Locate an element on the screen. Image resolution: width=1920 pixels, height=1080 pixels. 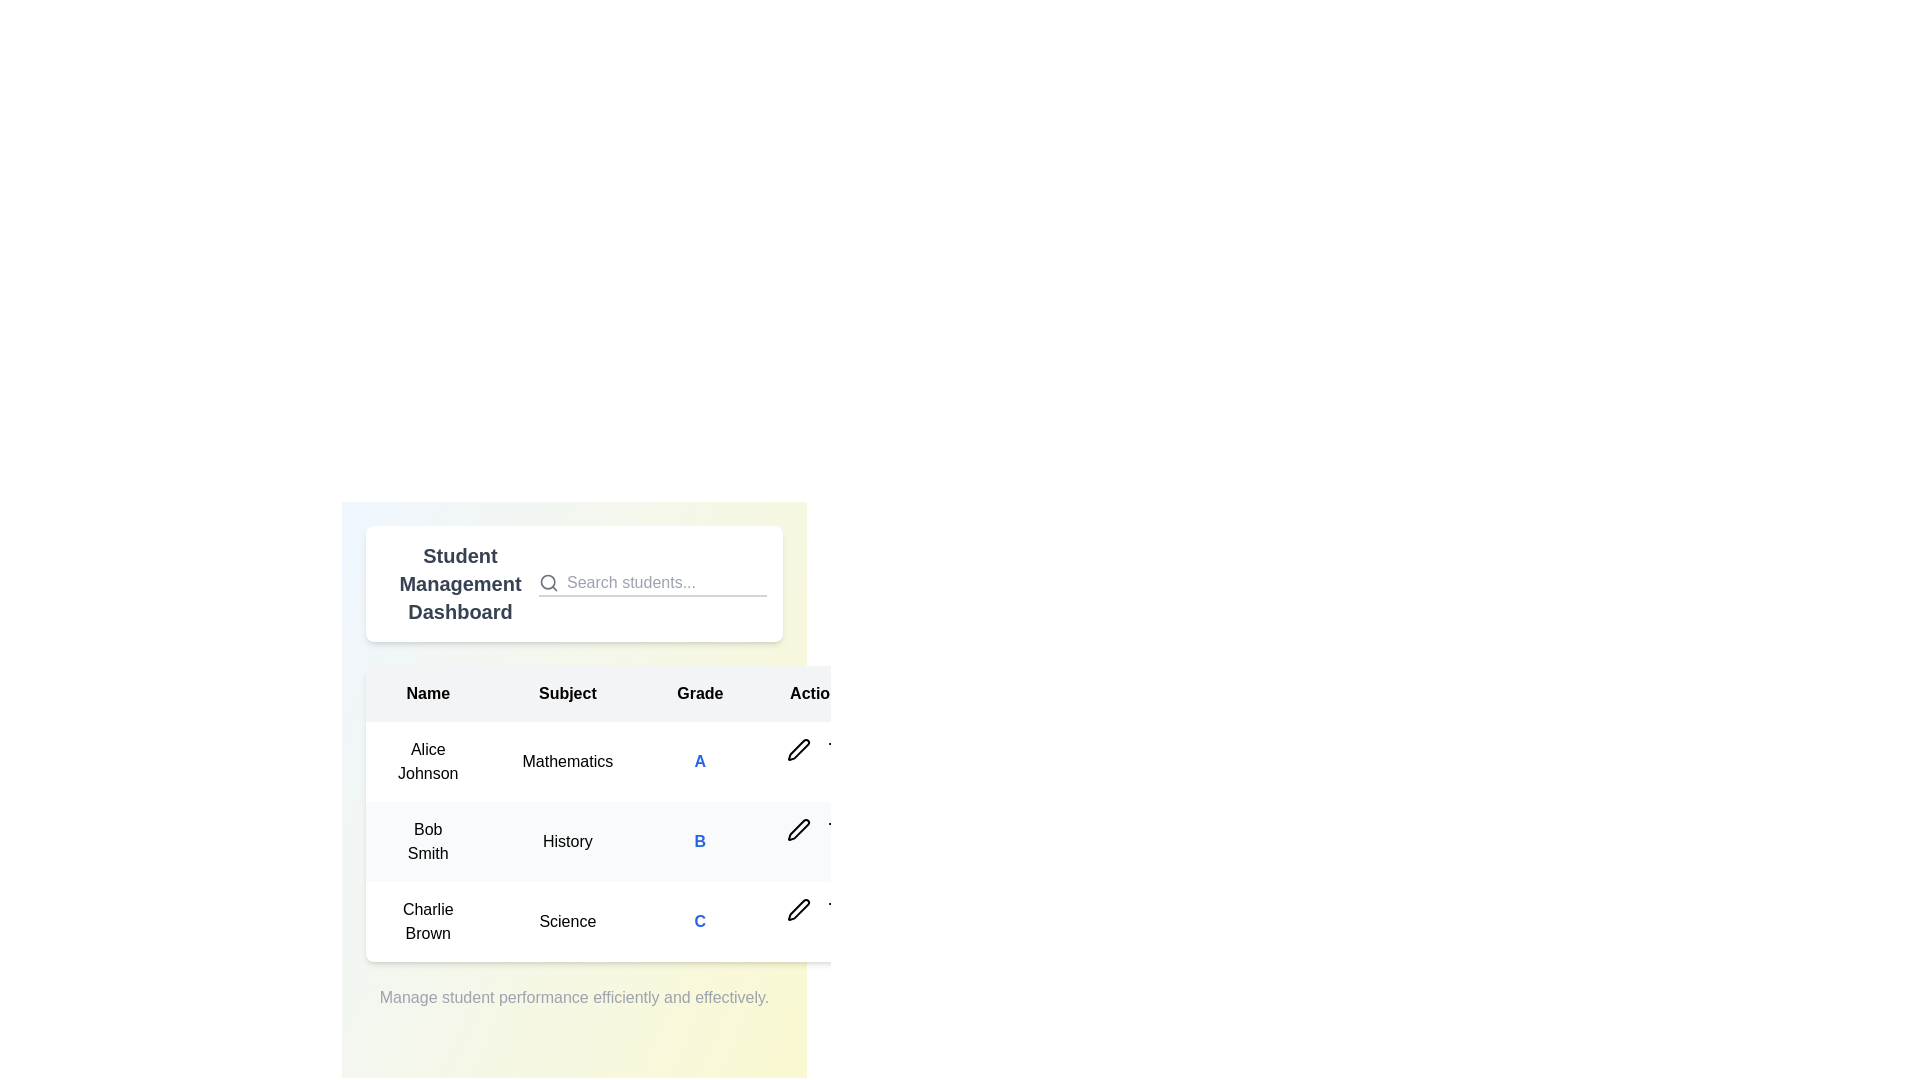
the text label displaying 'Bob Smith' in bold black sans-serif font, located in the second table row under the 'Name' column is located at coordinates (427, 841).